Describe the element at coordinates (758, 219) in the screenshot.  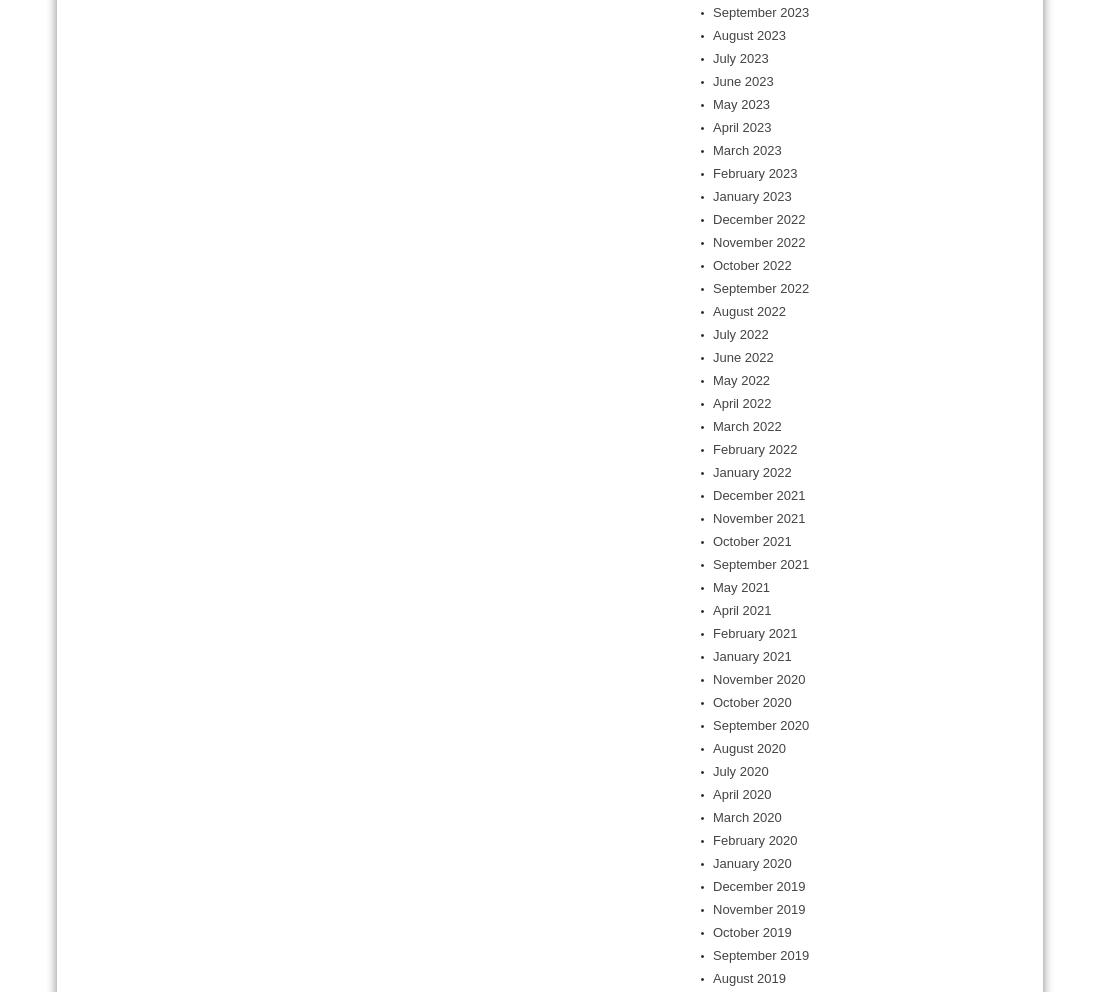
I see `'December 2022'` at that location.